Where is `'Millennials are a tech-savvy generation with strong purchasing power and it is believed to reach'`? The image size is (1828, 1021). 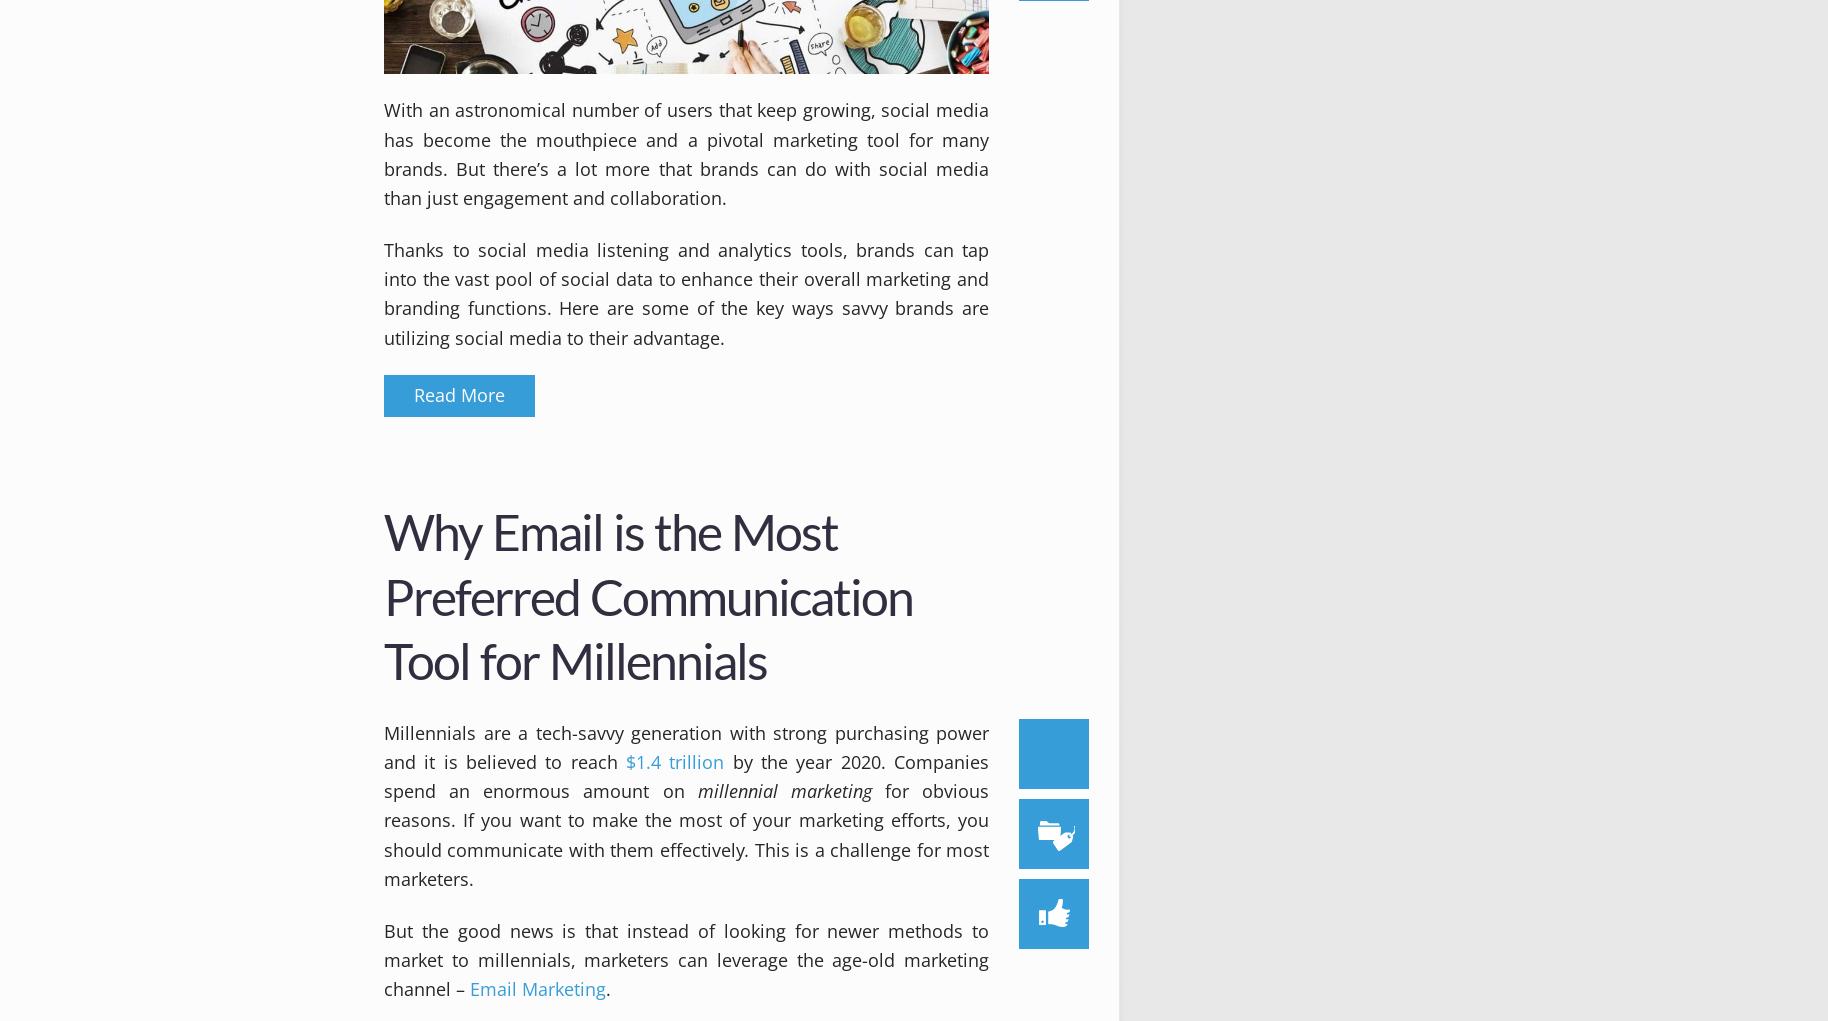
'Millennials are a tech-savvy generation with strong purchasing power and it is believed to reach' is located at coordinates (685, 745).